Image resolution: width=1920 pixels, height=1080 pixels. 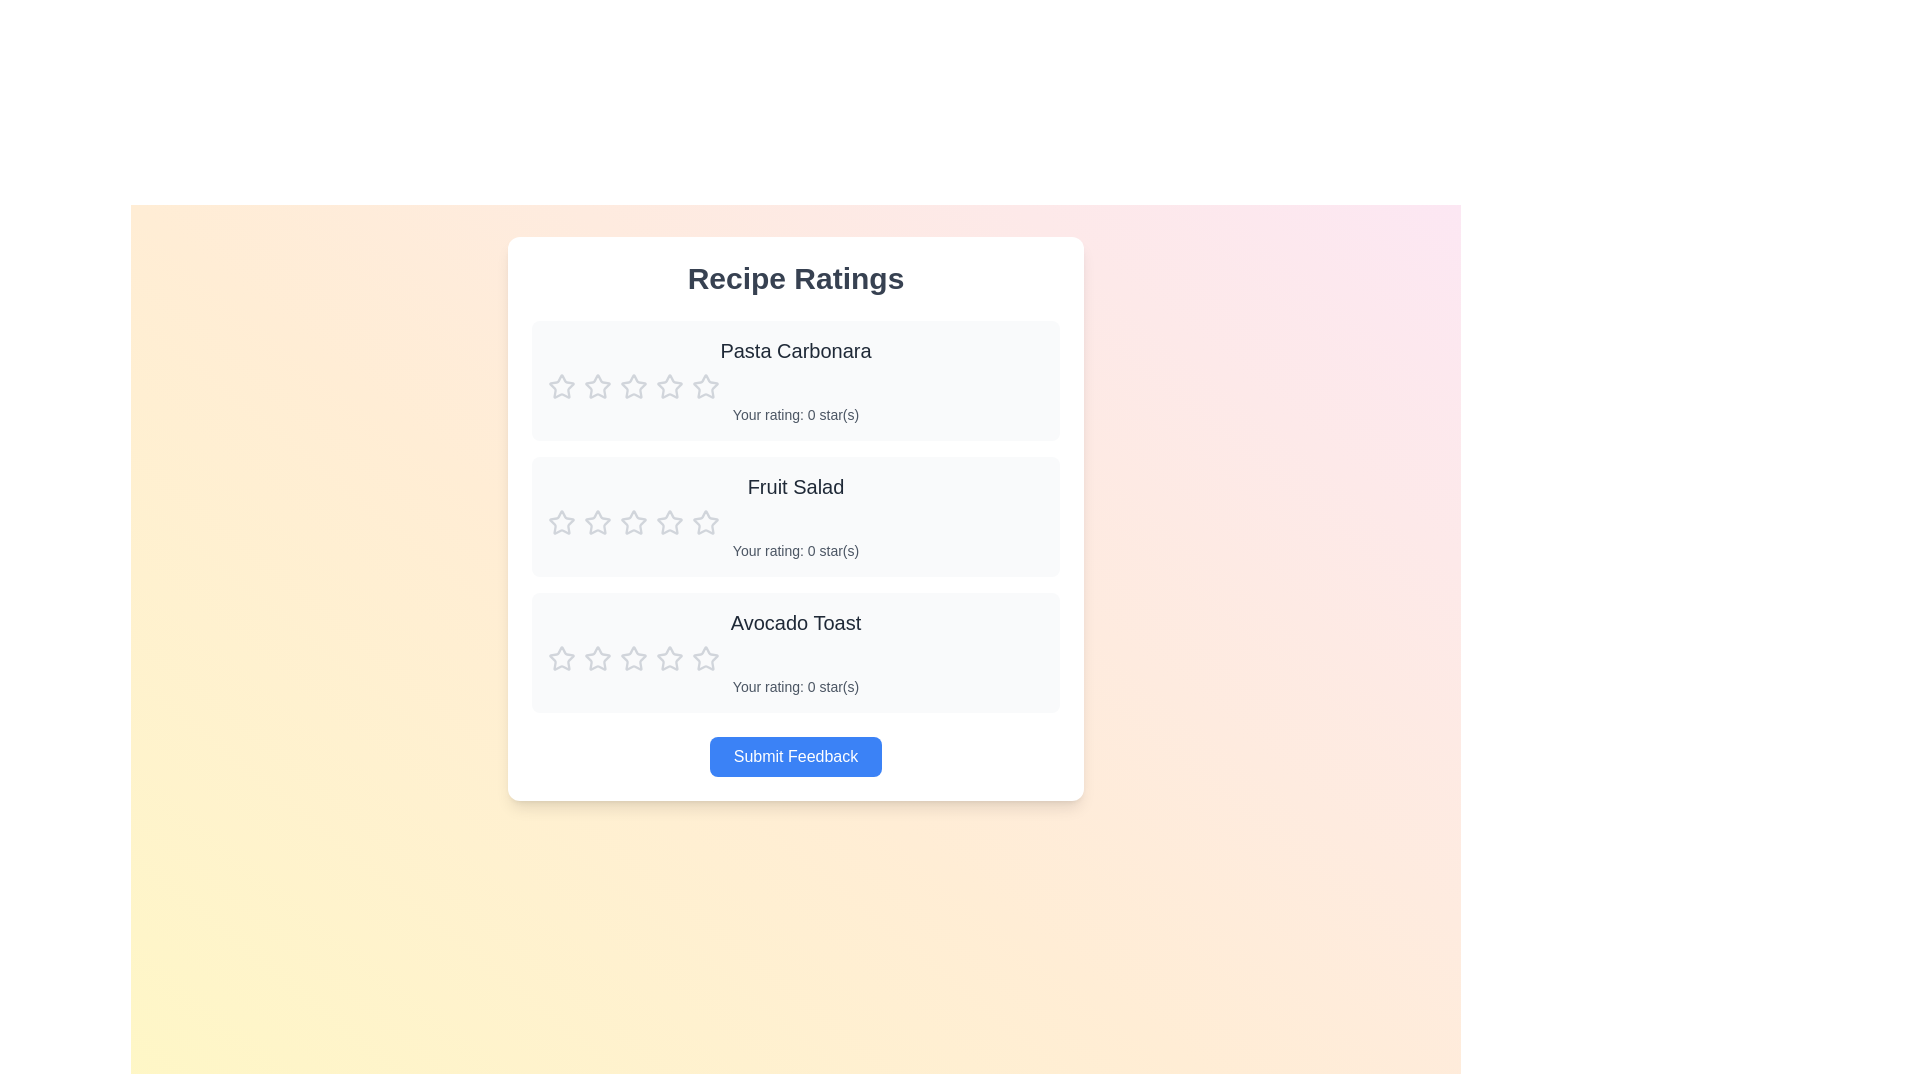 What do you see at coordinates (795, 515) in the screenshot?
I see `a star to rate the recipe by clicking on the Rating Component Block displaying 'Fruit Salad' and its star rating scale` at bounding box center [795, 515].